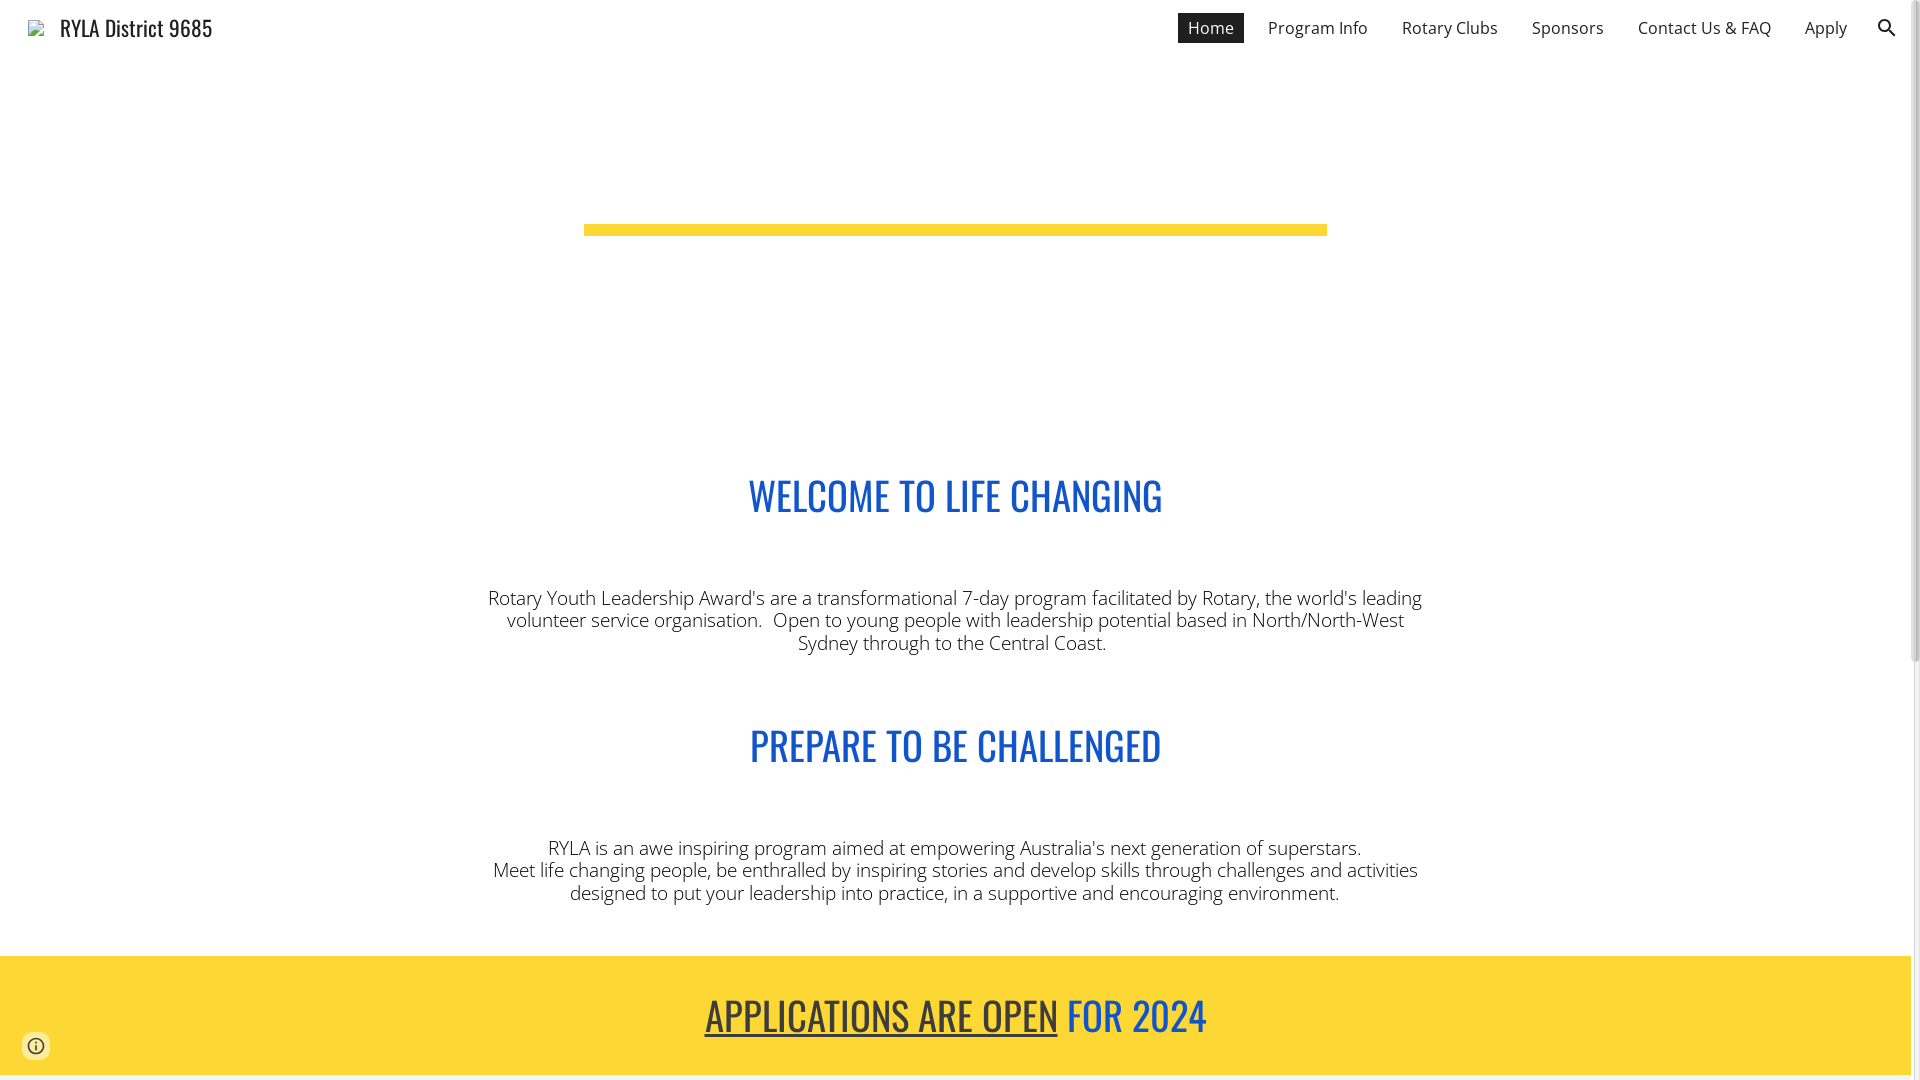 This screenshot has width=1920, height=1080. I want to click on 'Apply', so click(1795, 27).